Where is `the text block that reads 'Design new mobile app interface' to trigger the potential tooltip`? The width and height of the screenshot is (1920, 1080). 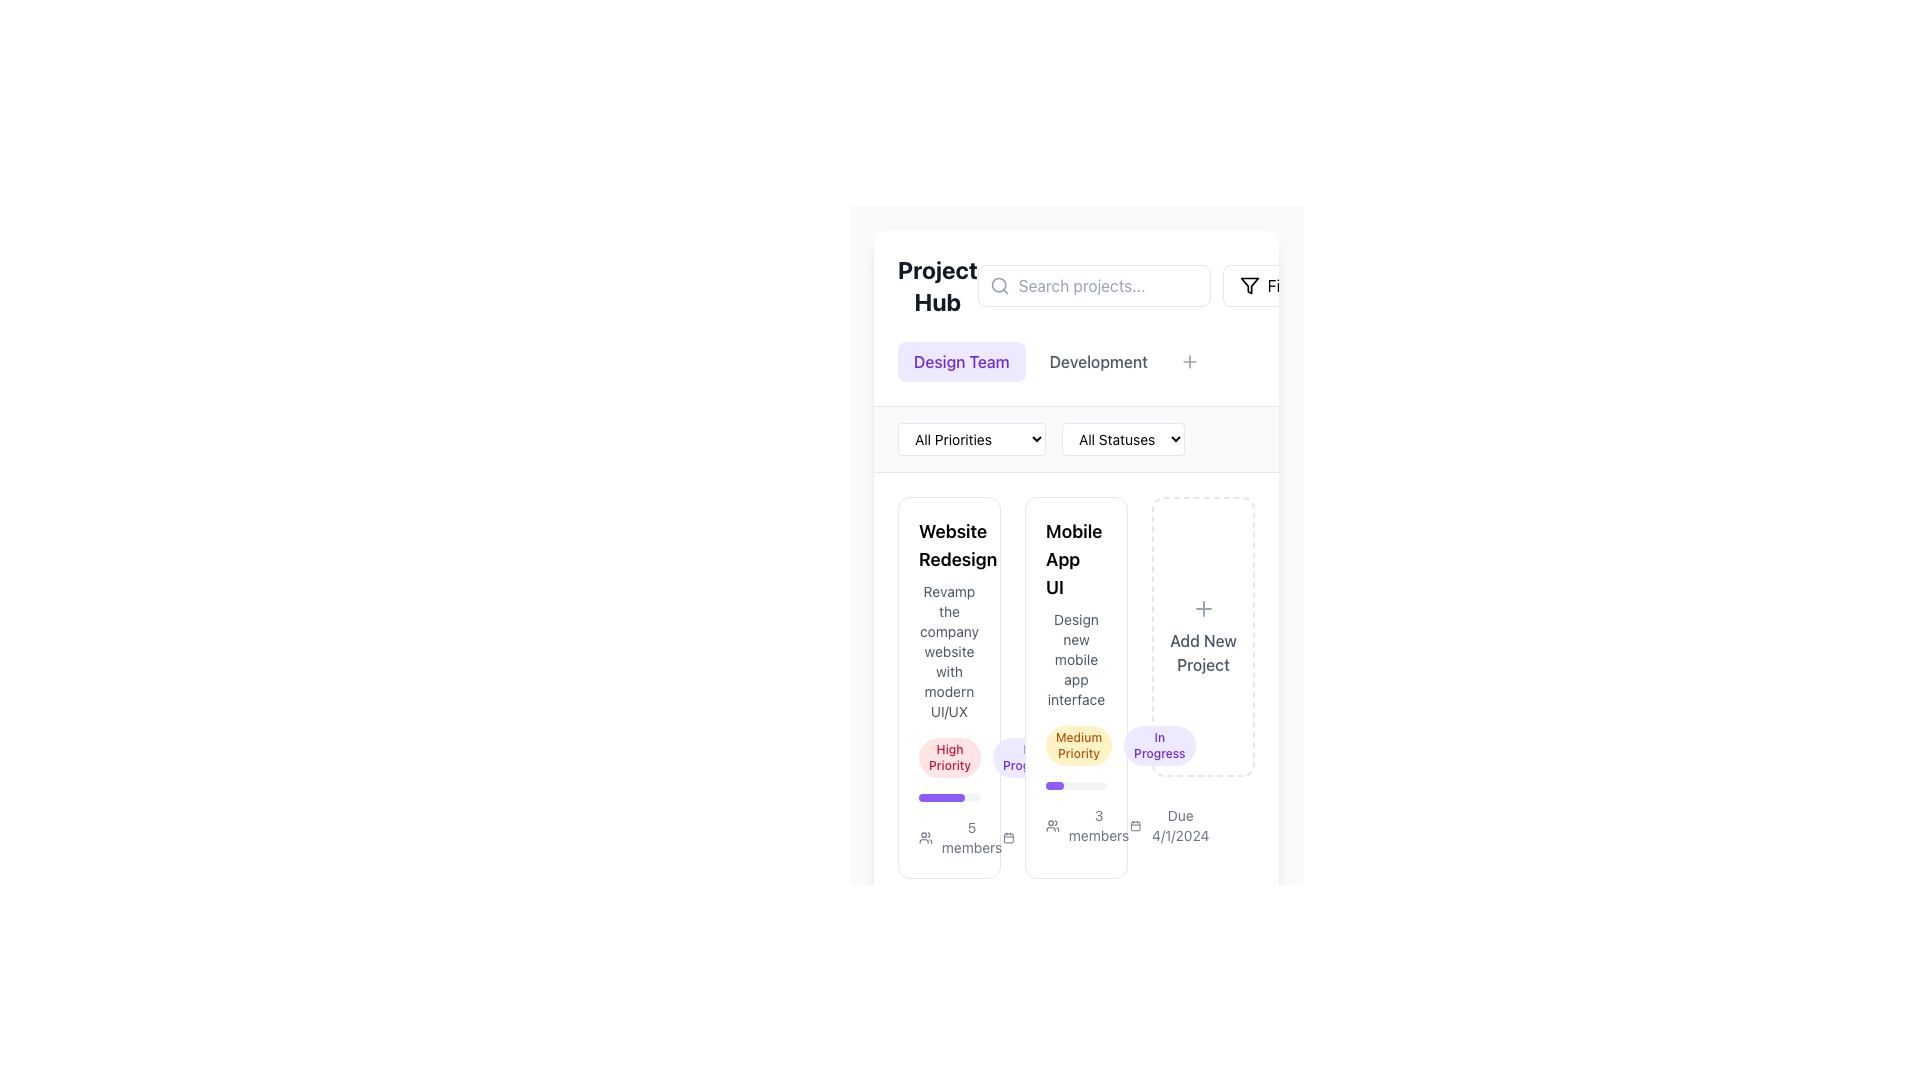 the text block that reads 'Design new mobile app interface' to trigger the potential tooltip is located at coordinates (1075, 659).